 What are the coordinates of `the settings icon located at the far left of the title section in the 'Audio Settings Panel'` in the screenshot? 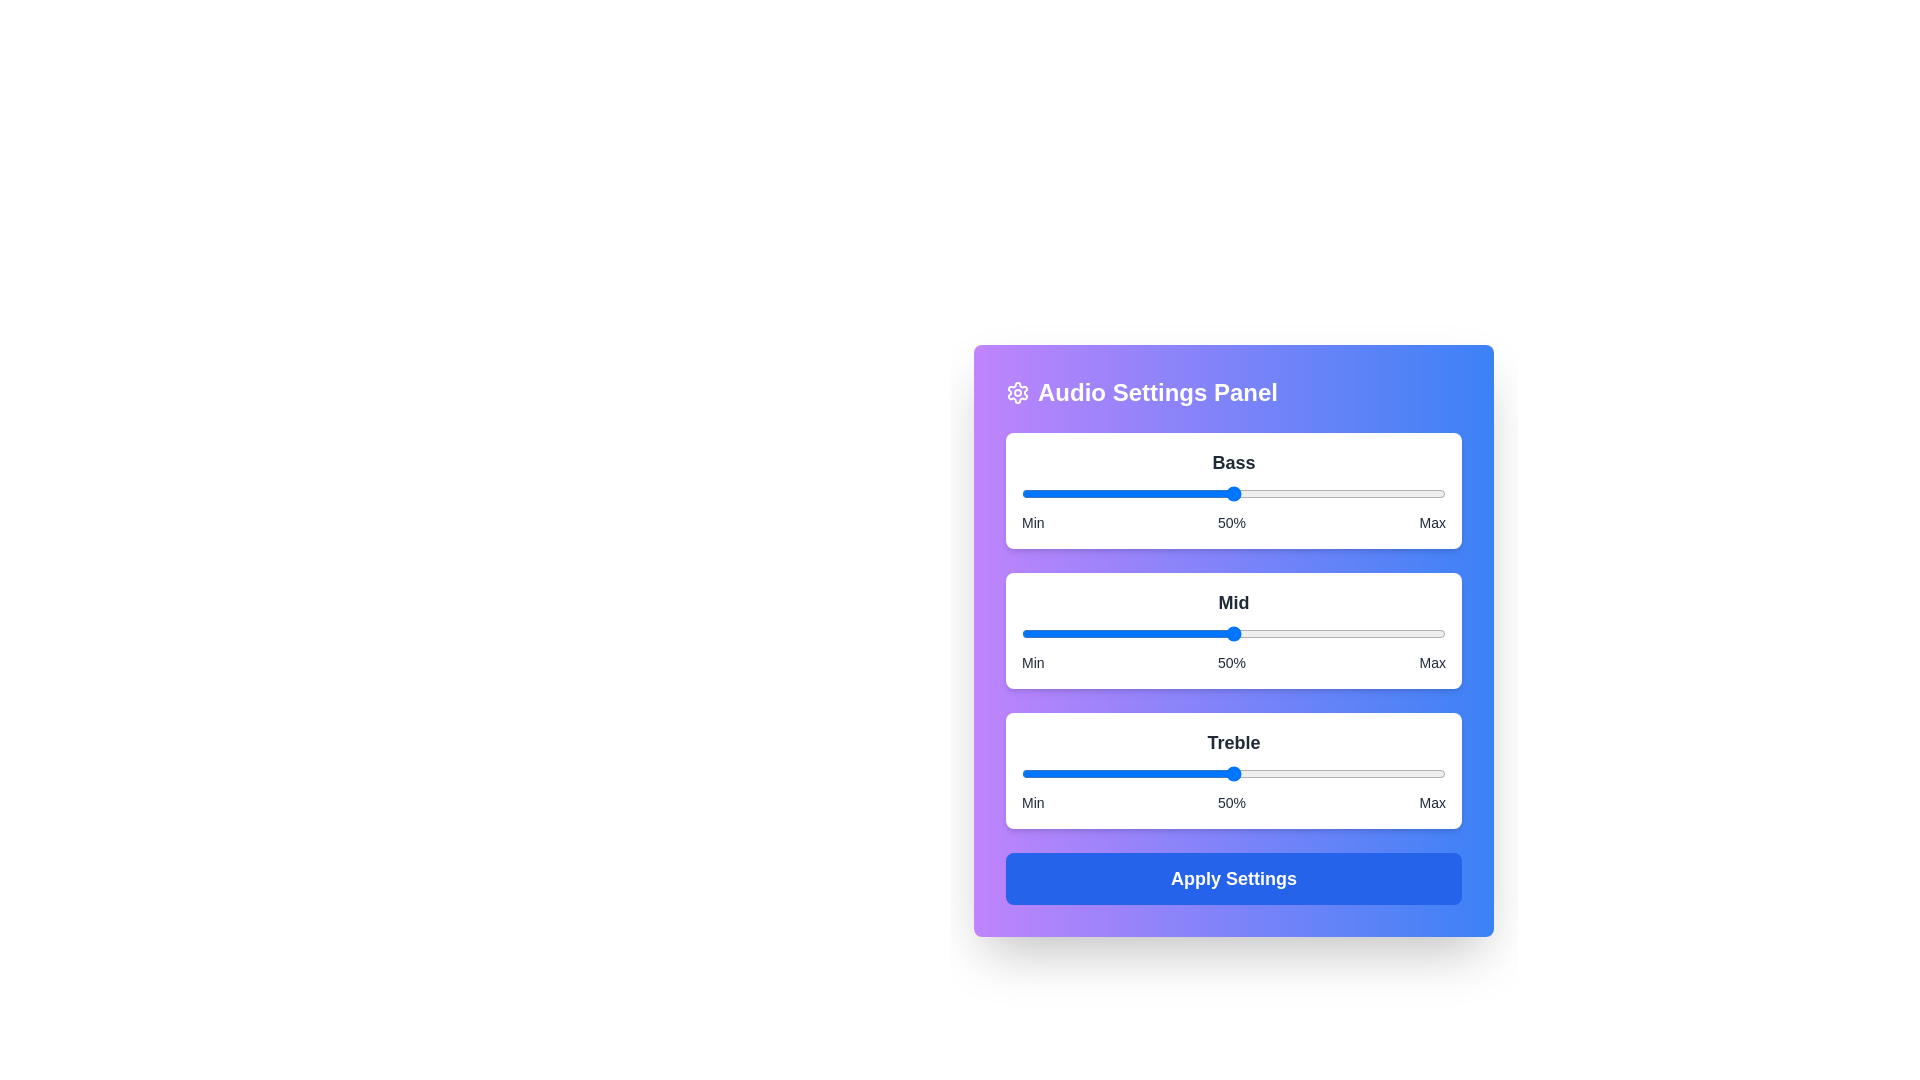 It's located at (1017, 393).